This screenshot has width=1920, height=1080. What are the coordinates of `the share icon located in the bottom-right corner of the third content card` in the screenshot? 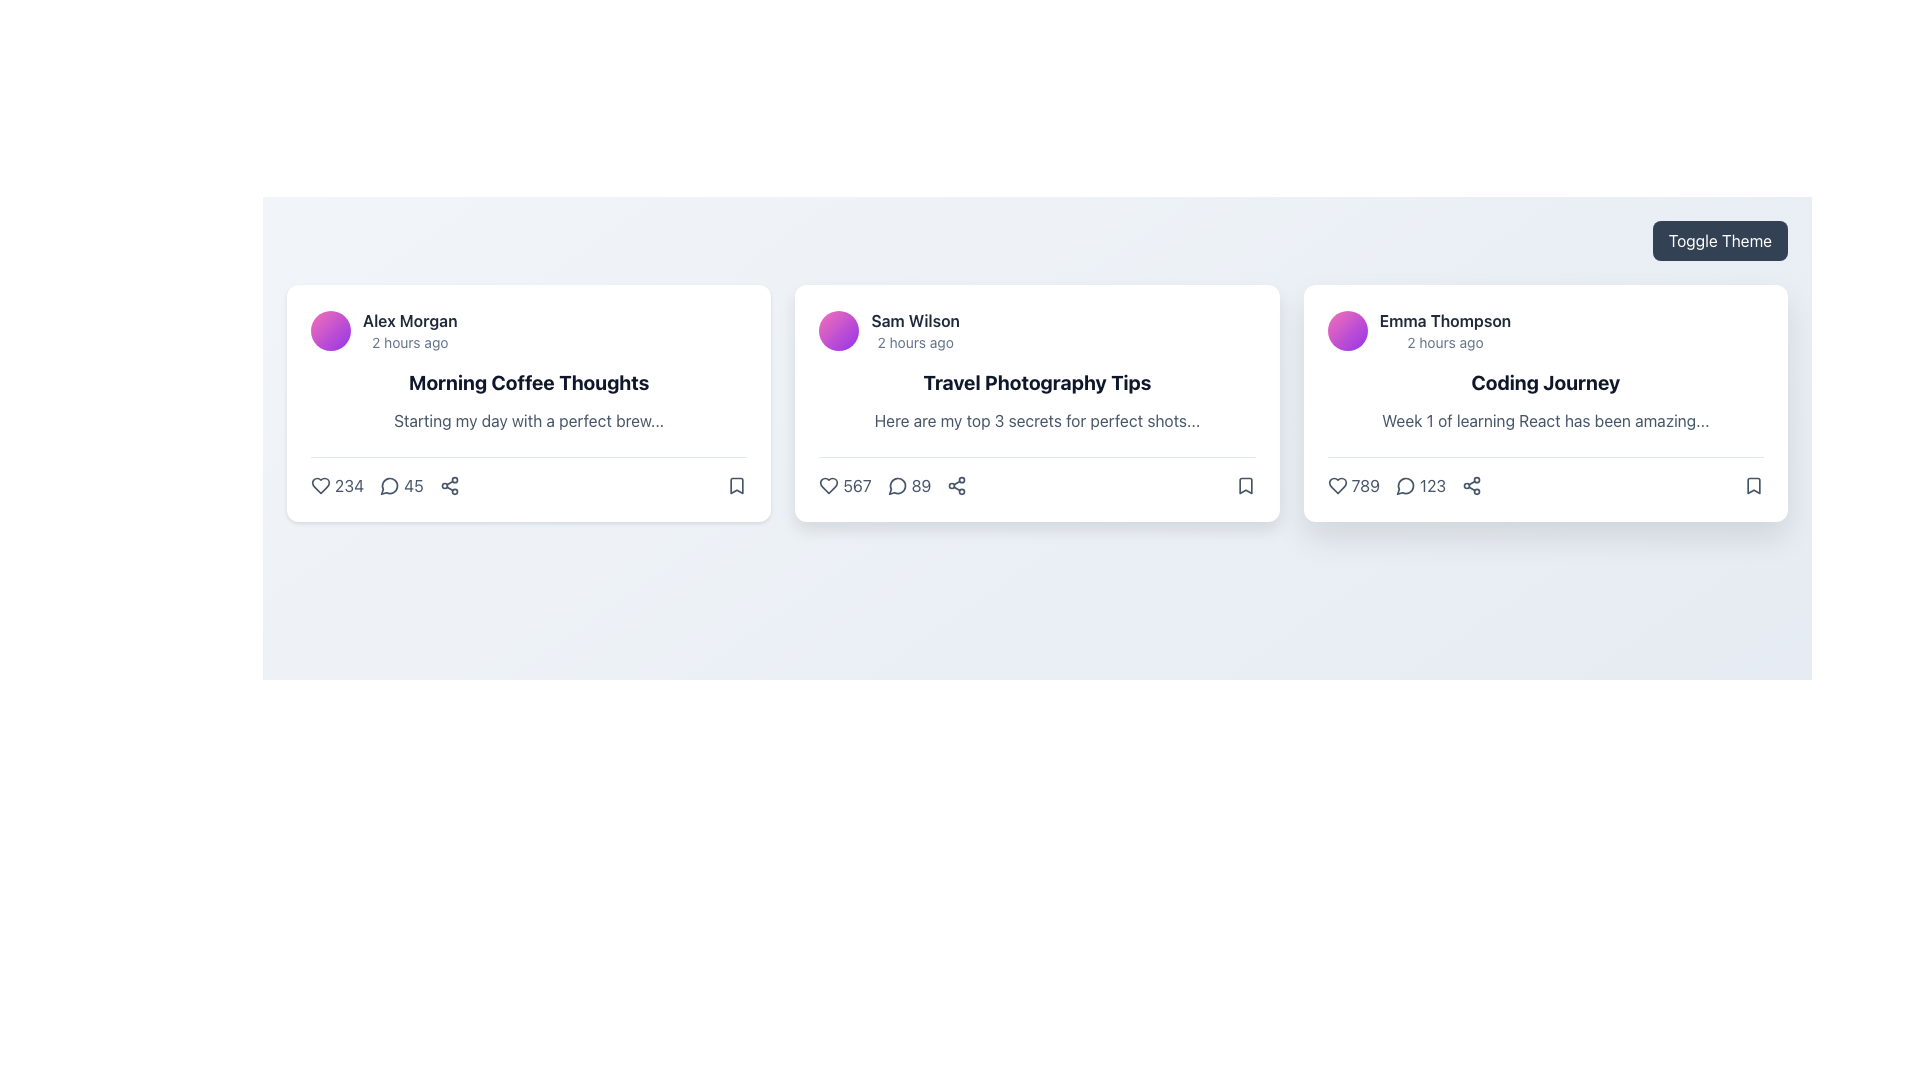 It's located at (1472, 486).